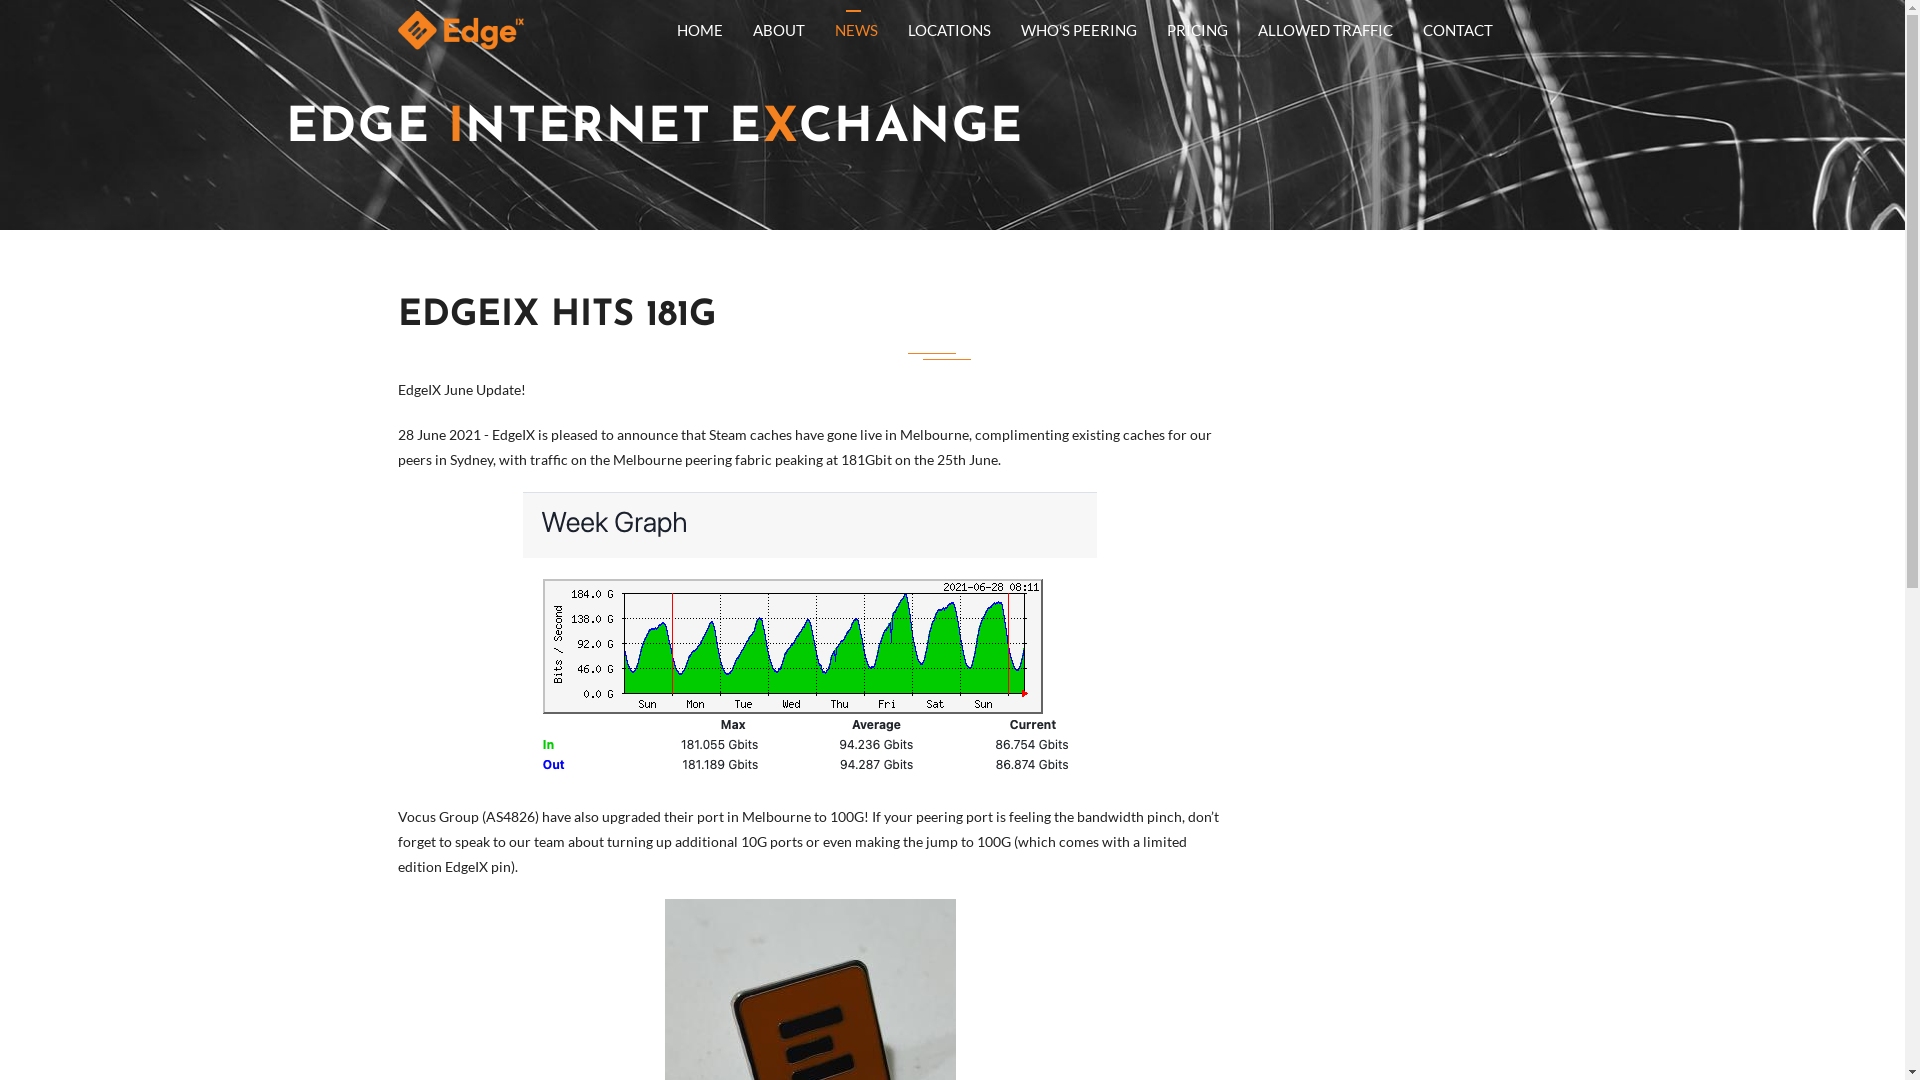 The image size is (1920, 1080). What do you see at coordinates (737, 30) in the screenshot?
I see `'ABOUT'` at bounding box center [737, 30].